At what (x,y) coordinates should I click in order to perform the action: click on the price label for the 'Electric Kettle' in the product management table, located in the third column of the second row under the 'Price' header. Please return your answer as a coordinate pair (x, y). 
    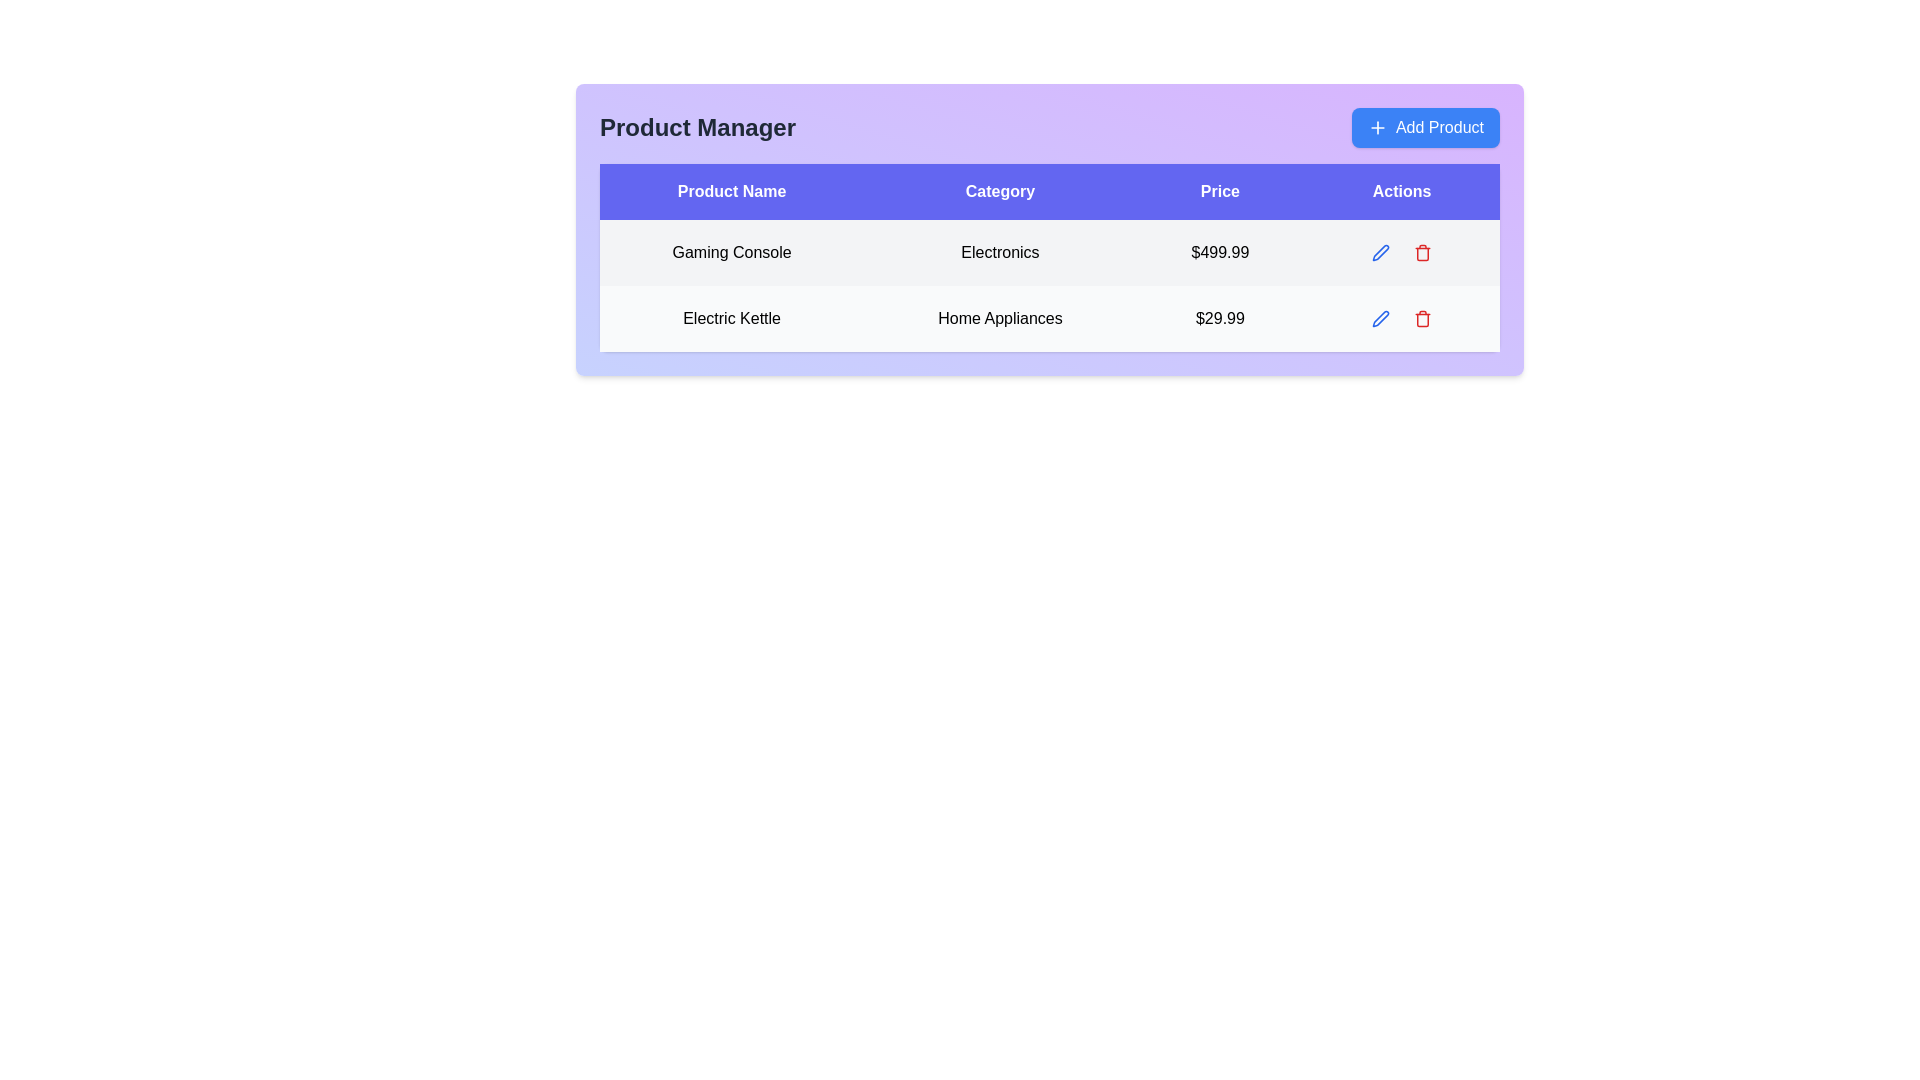
    Looking at the image, I should click on (1219, 318).